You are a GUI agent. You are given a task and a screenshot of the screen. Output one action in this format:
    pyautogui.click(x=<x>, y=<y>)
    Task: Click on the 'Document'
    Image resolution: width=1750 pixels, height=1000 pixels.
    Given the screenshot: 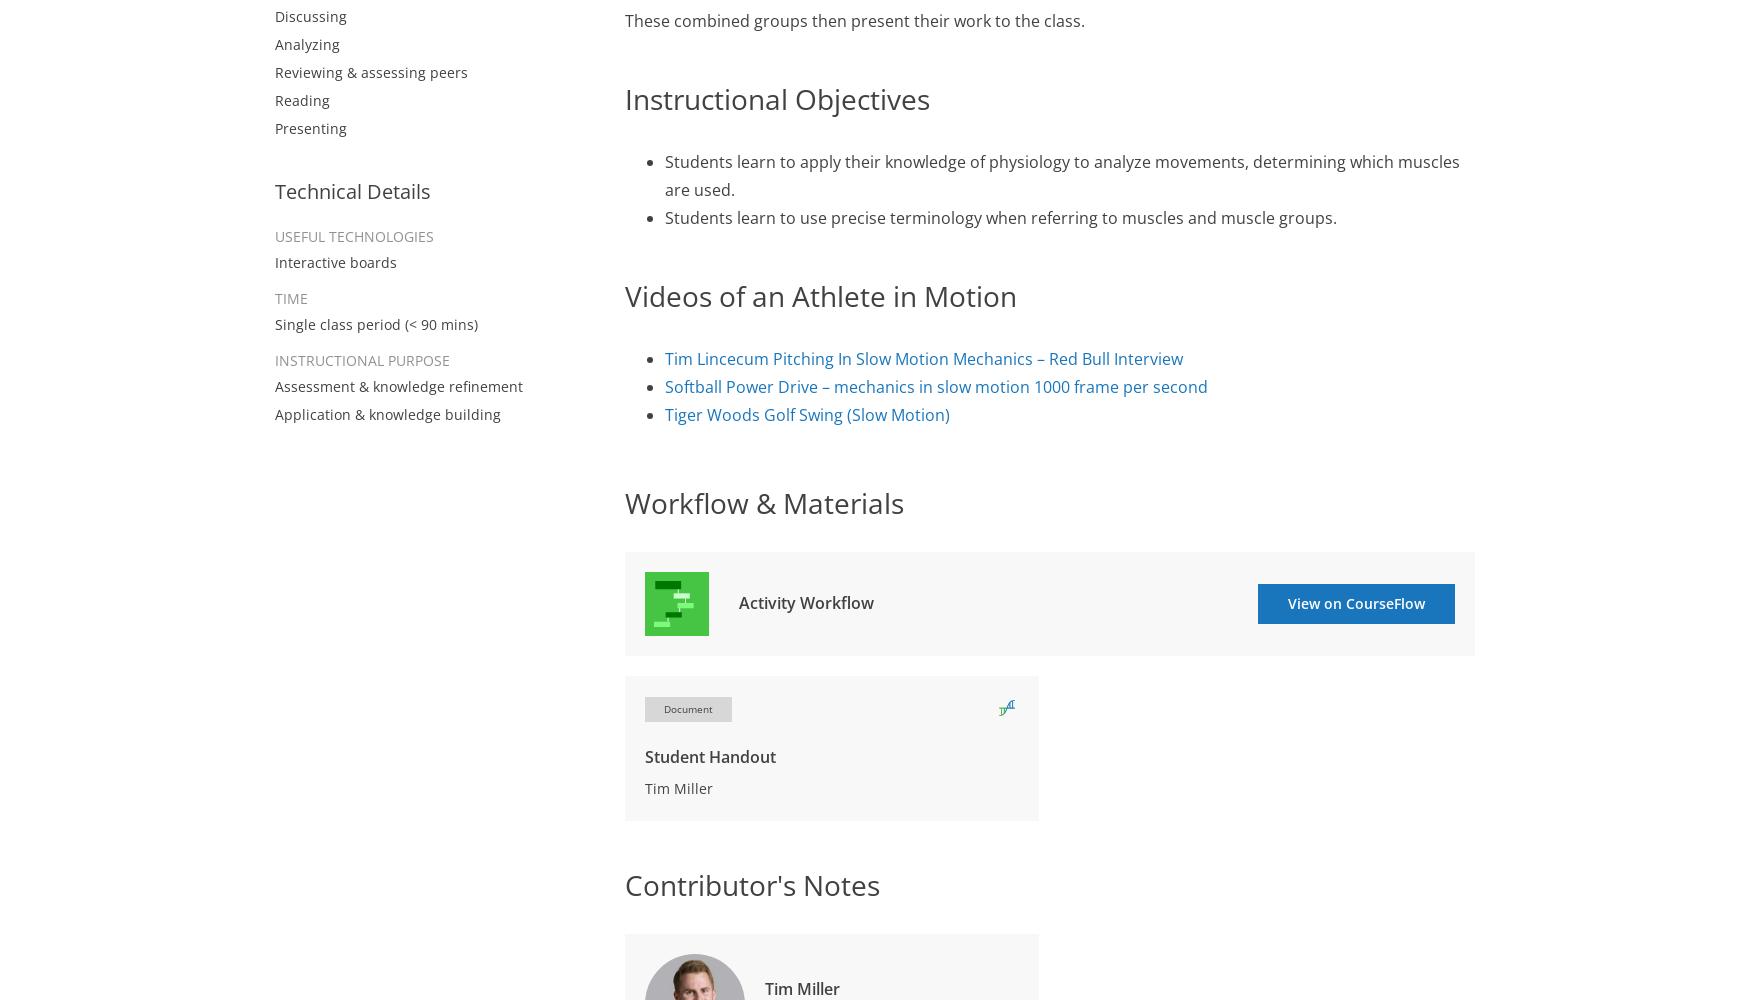 What is the action you would take?
    pyautogui.click(x=688, y=708)
    